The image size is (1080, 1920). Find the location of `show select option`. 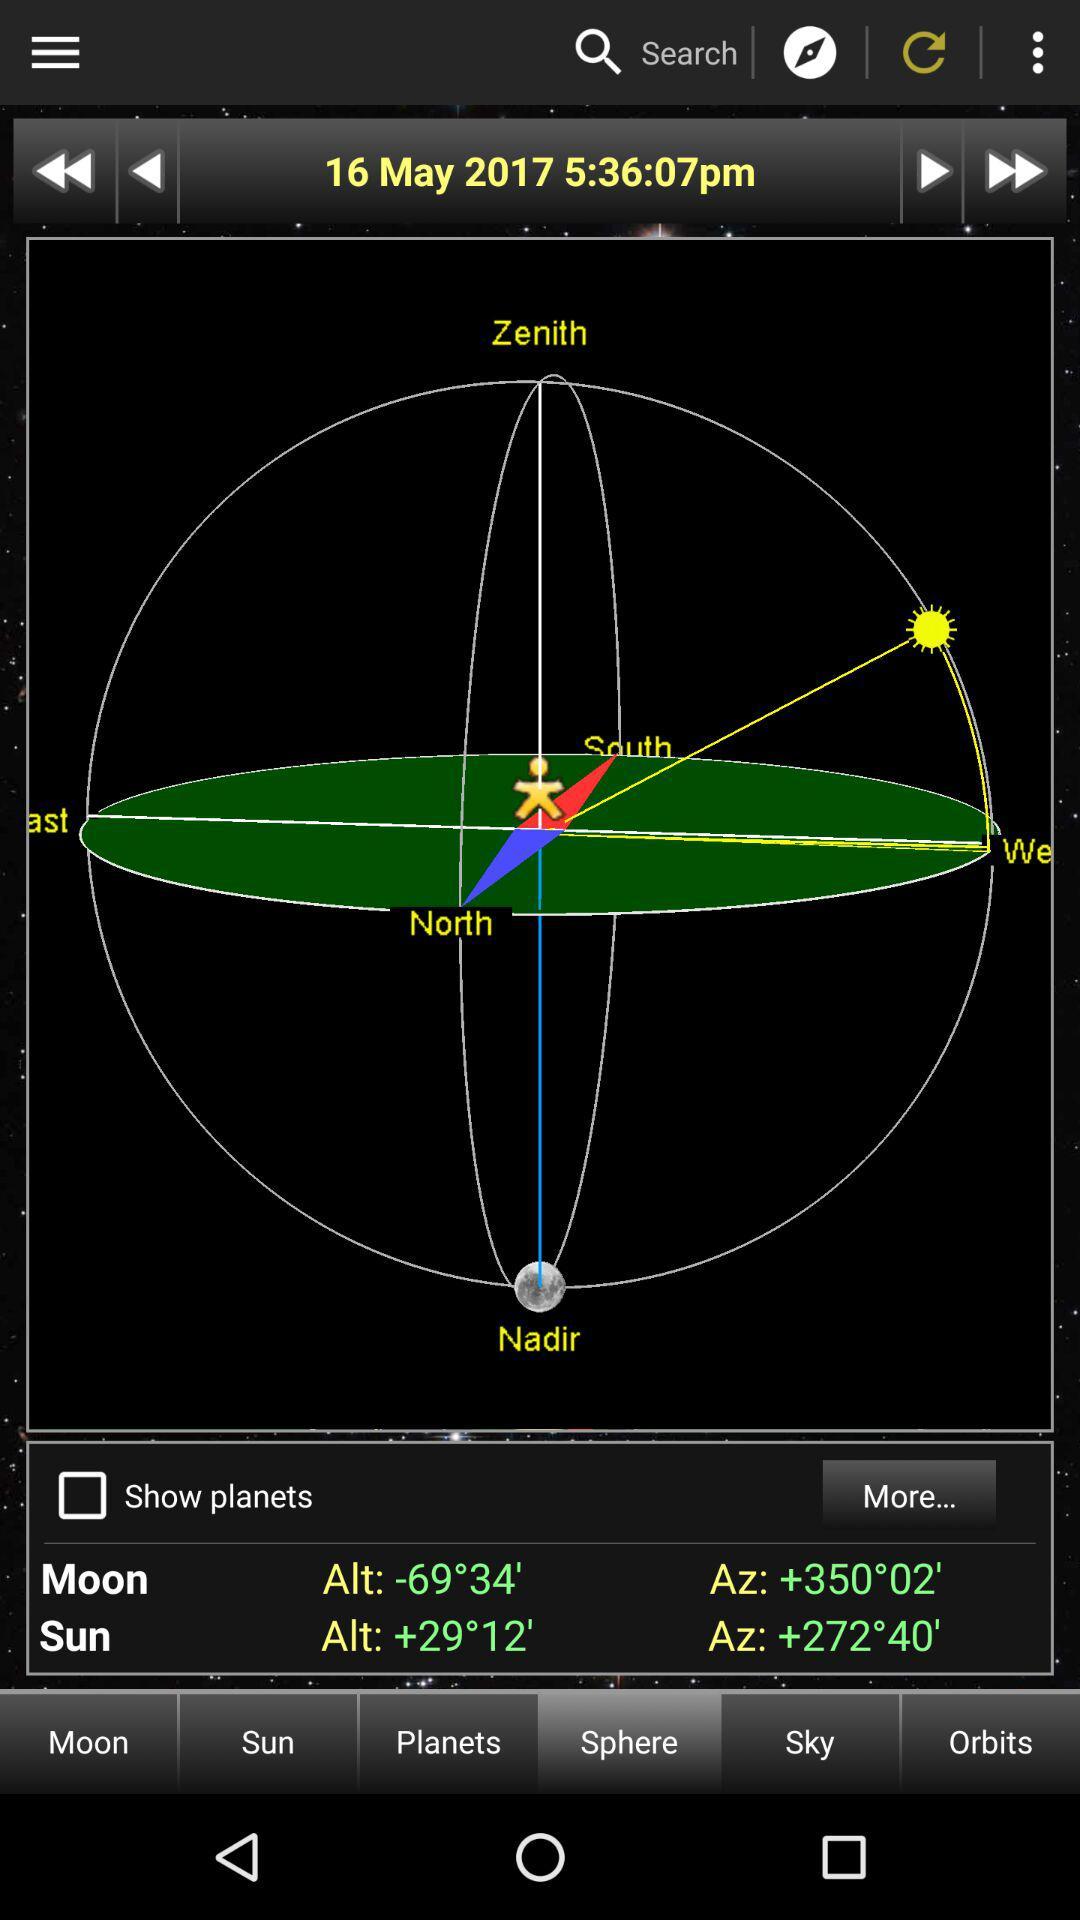

show select option is located at coordinates (81, 1495).